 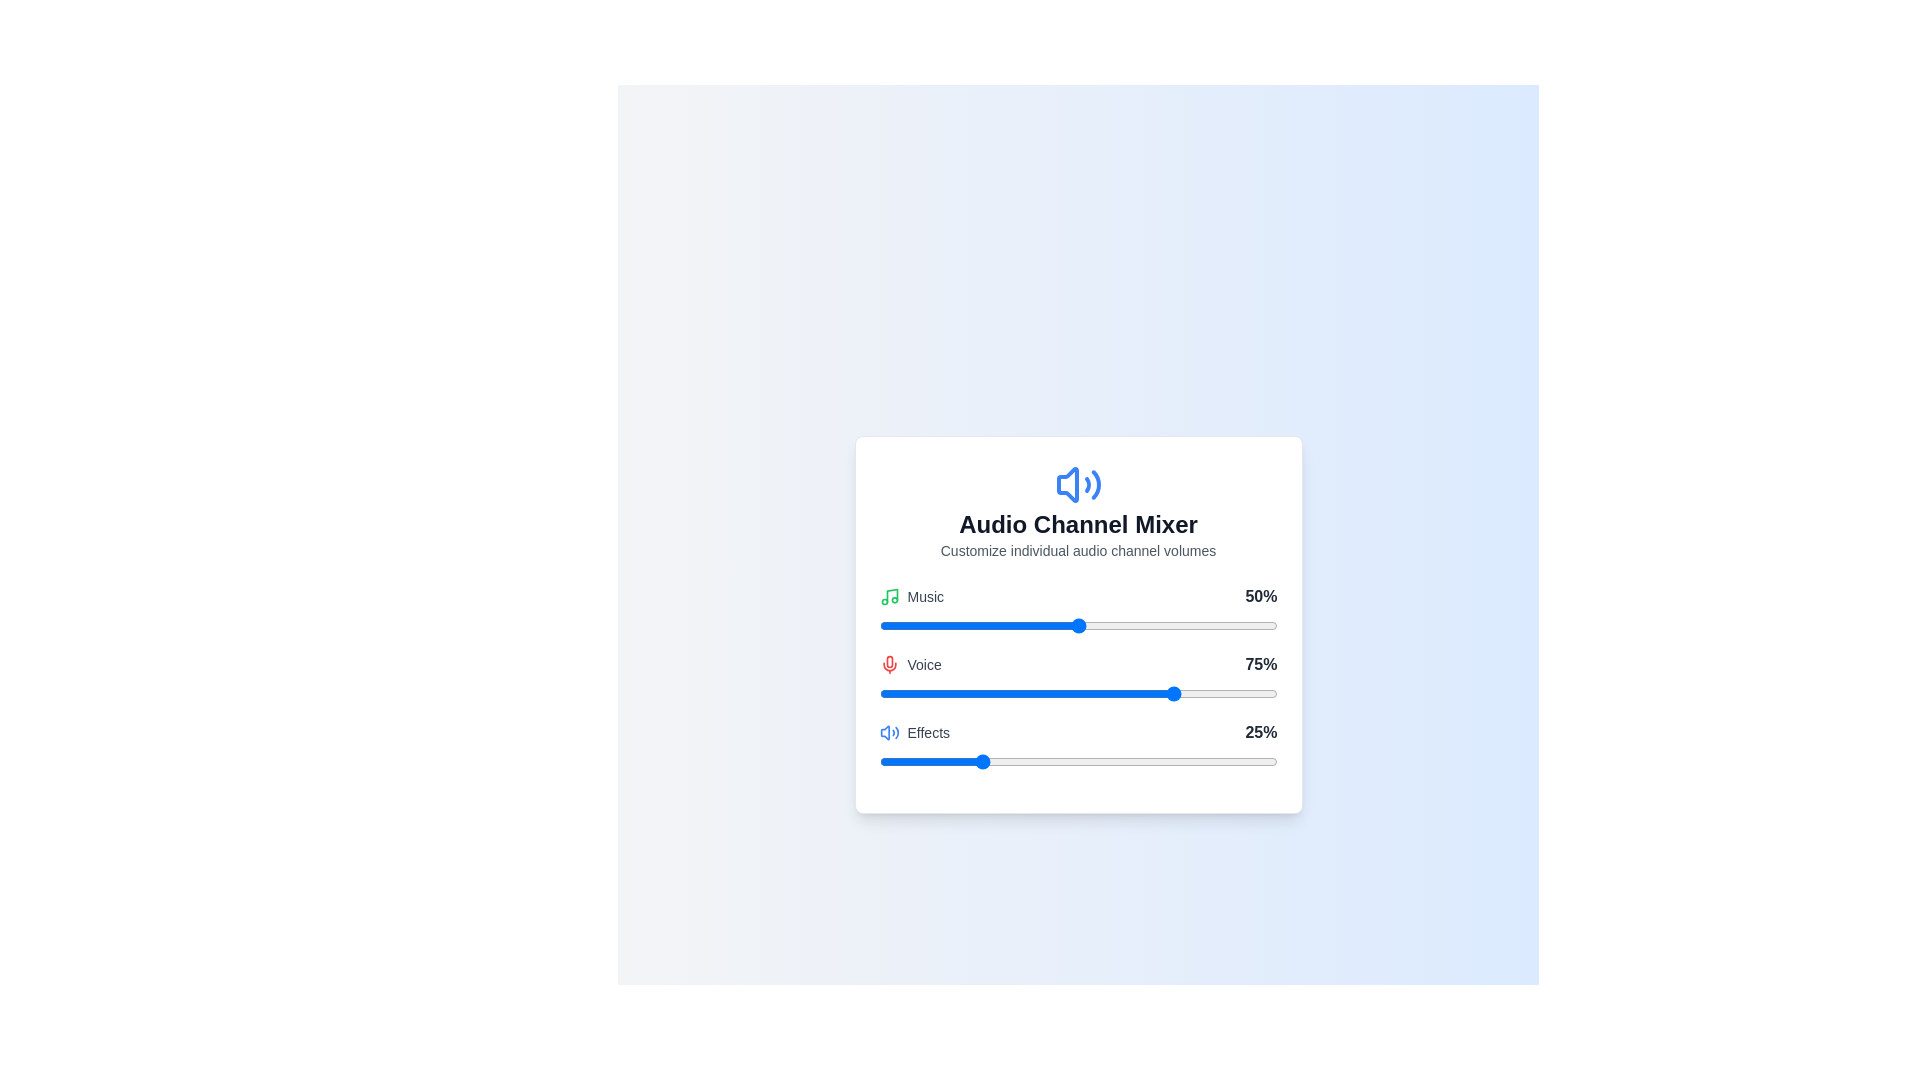 What do you see at coordinates (1170, 762) in the screenshot?
I see `effects volume` at bounding box center [1170, 762].